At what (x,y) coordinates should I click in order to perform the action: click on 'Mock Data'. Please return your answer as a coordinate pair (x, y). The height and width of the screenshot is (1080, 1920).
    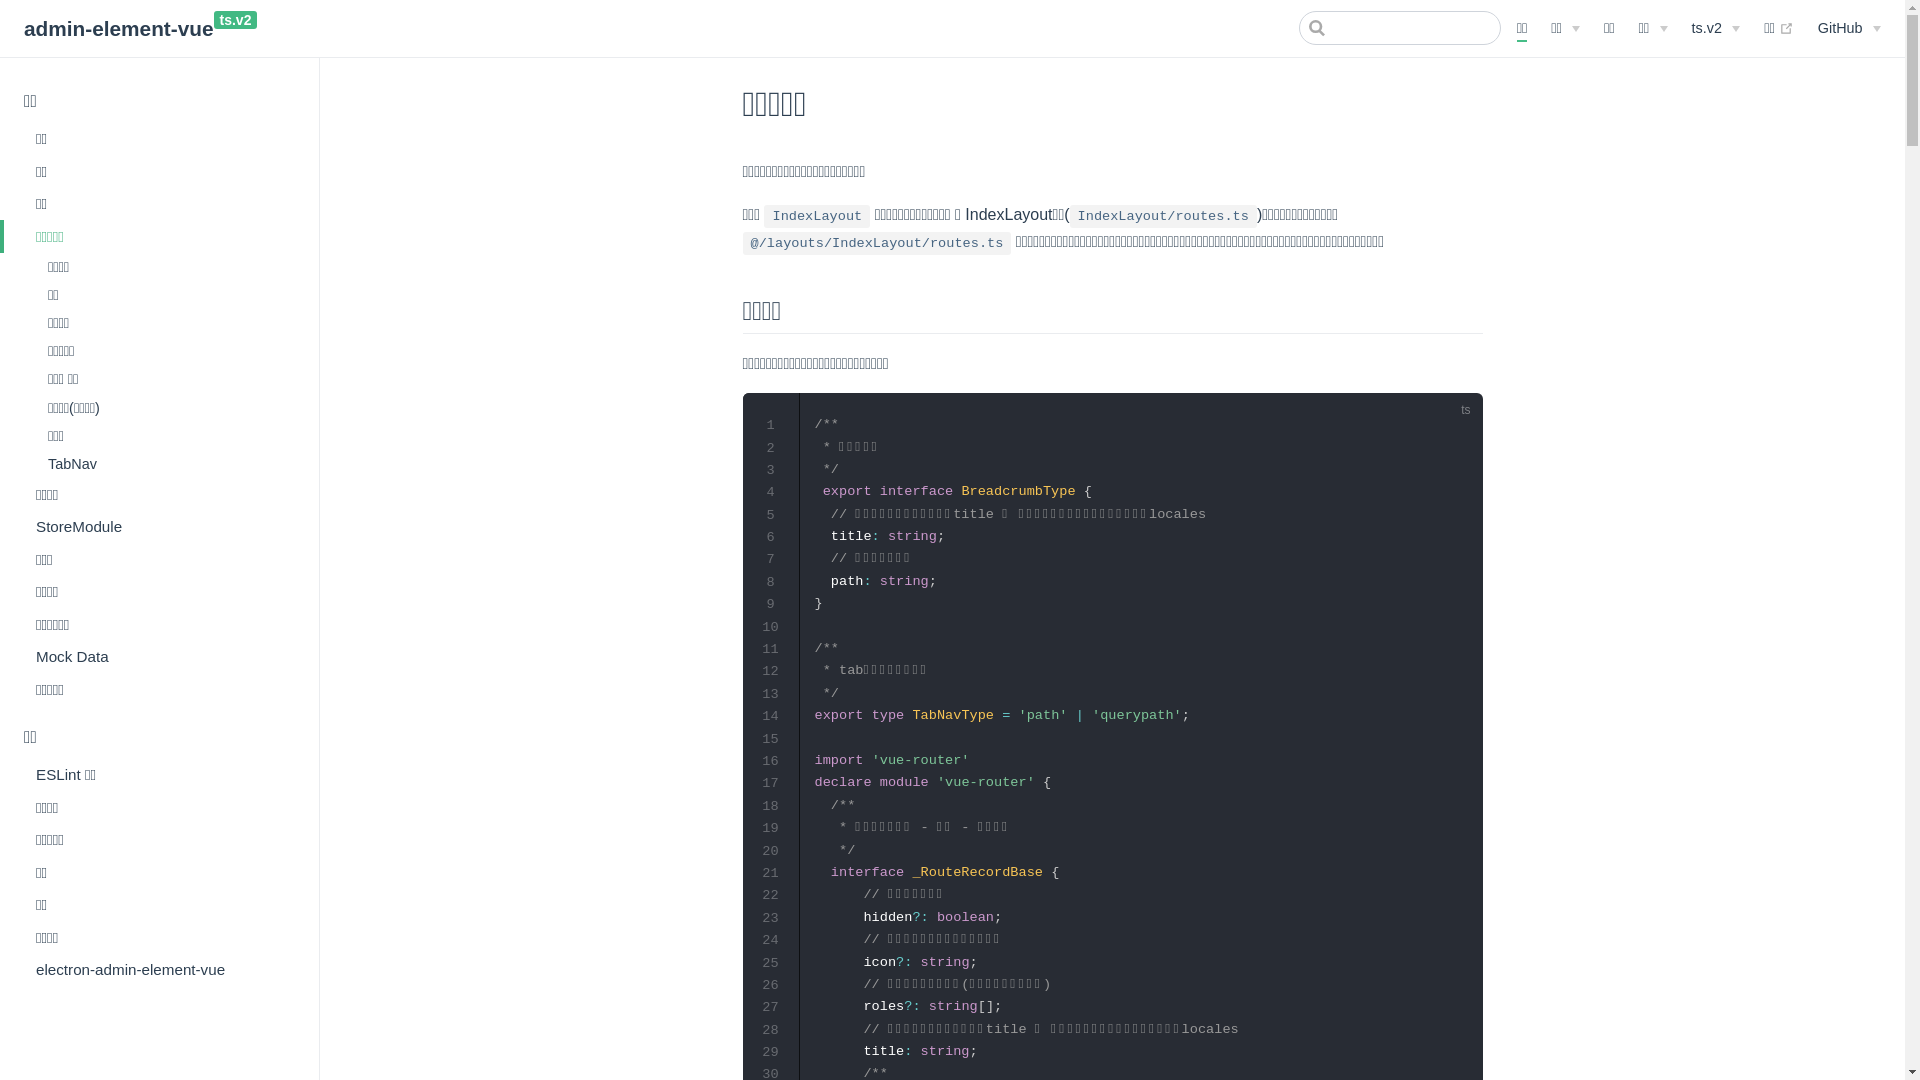
    Looking at the image, I should click on (158, 656).